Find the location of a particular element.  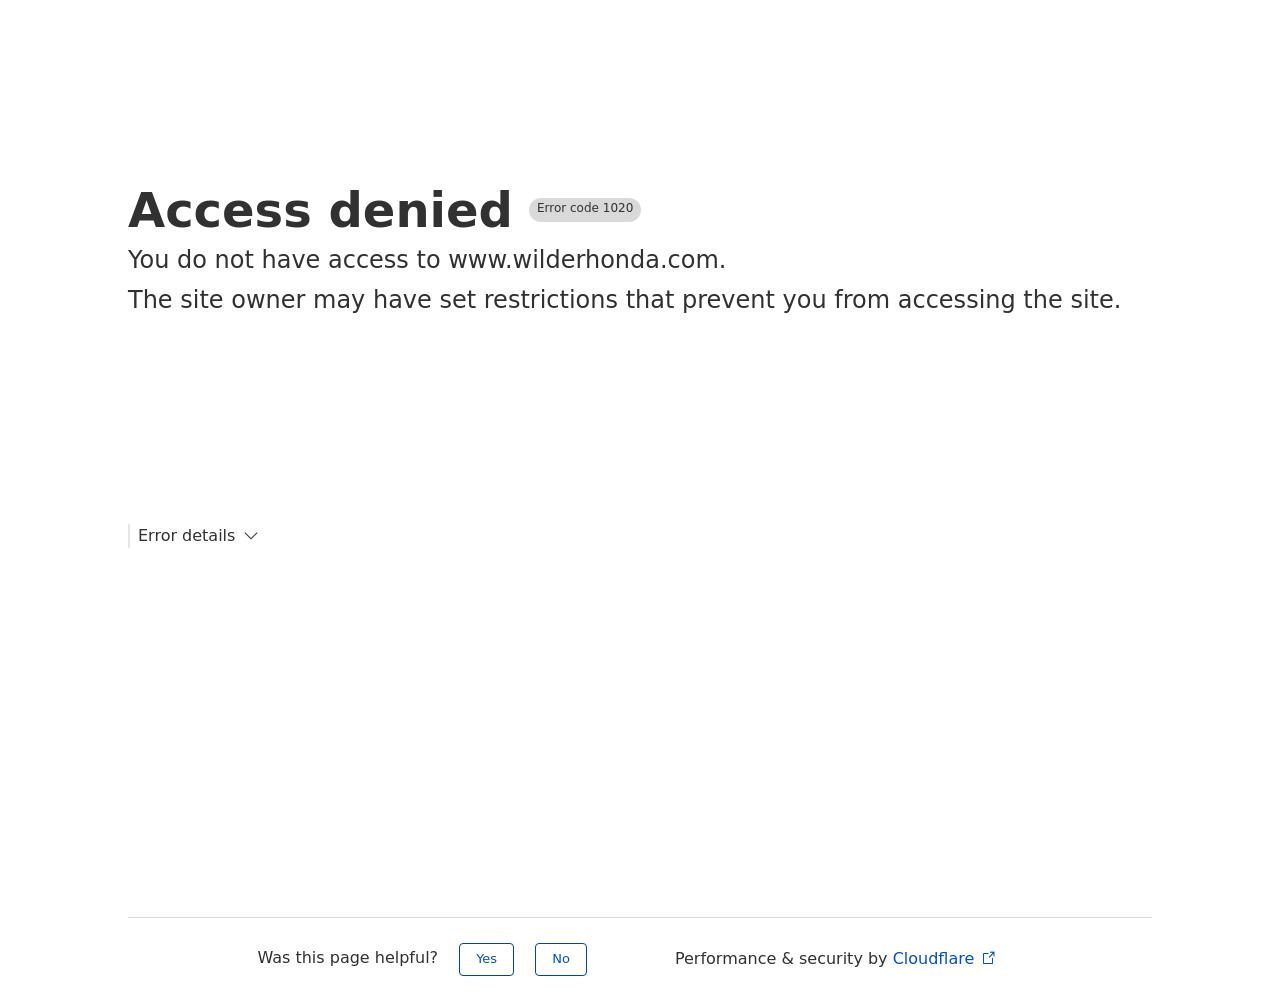

'Yes' is located at coordinates (486, 957).